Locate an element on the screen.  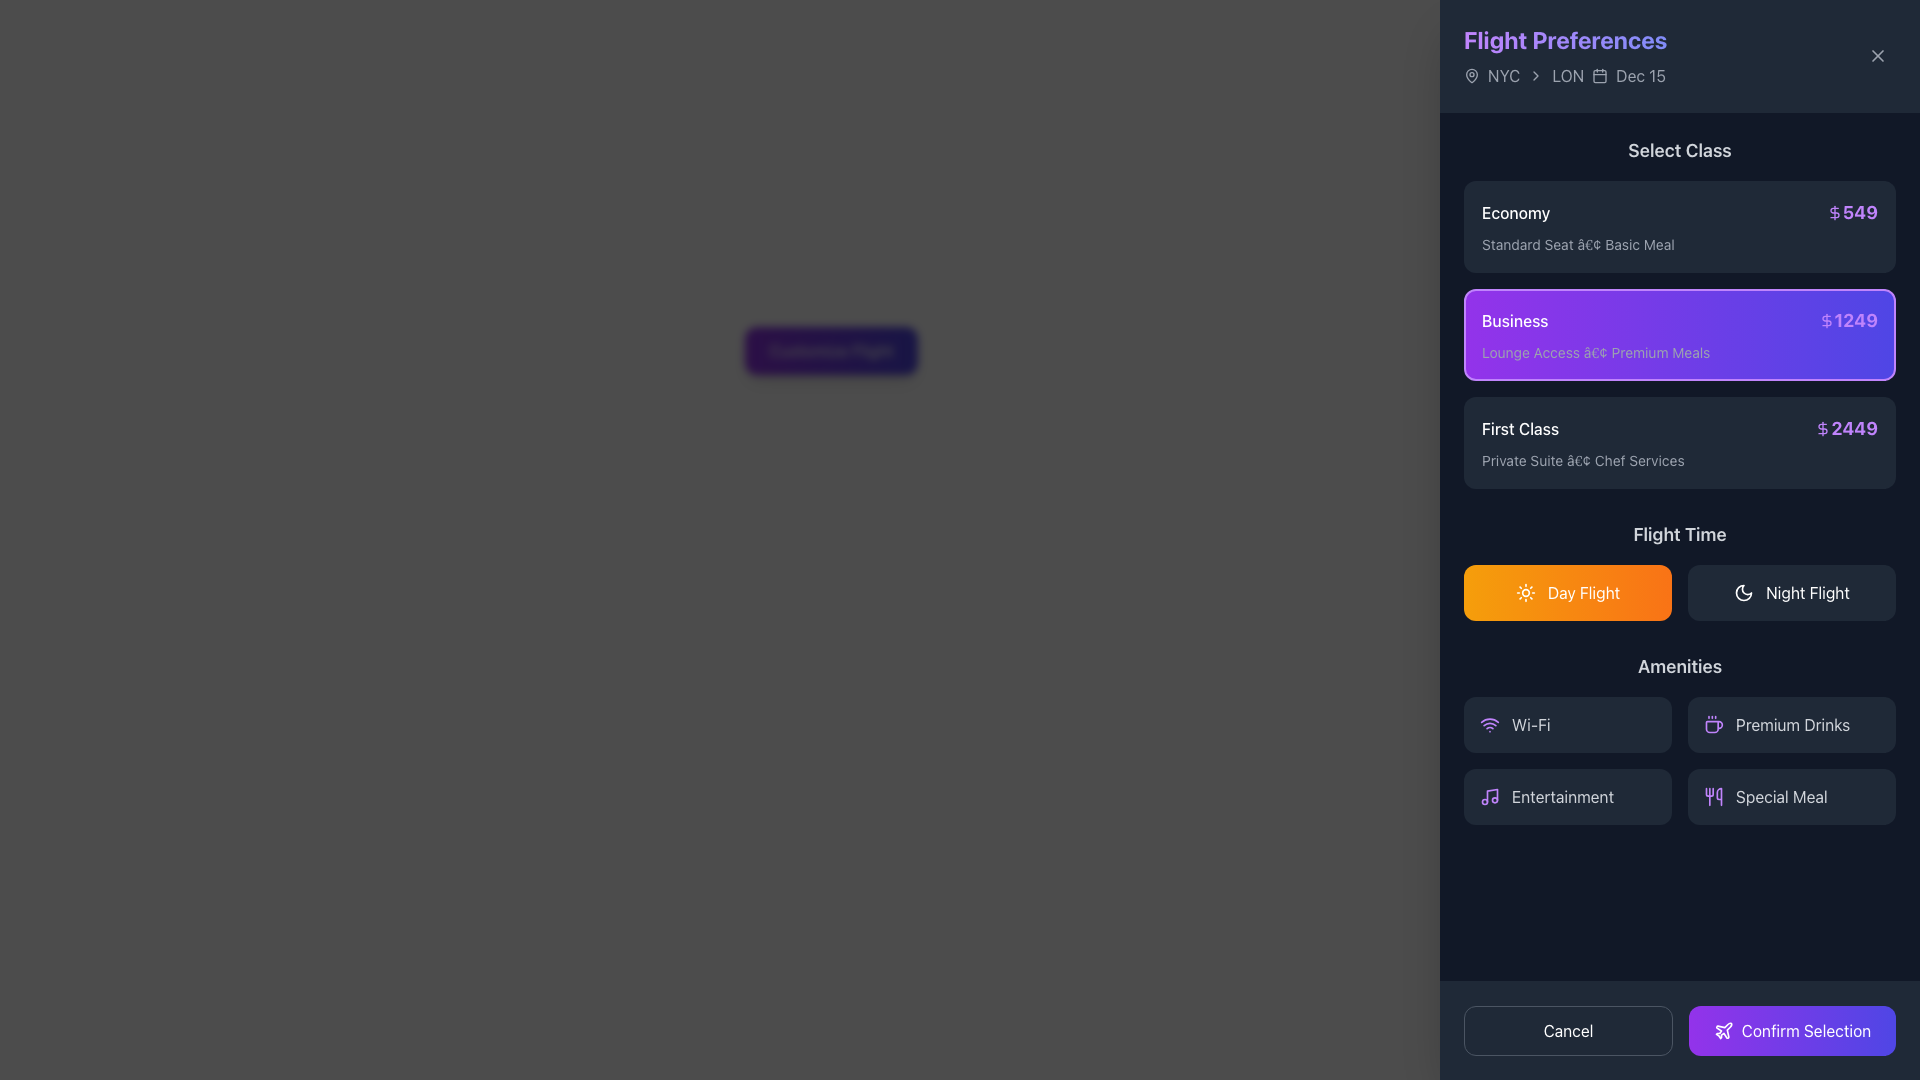
the purple coffee cup icon, which is the leftmost icon in the 'Premium Drinks' grouping under the 'Amenities' header is located at coordinates (1712, 725).